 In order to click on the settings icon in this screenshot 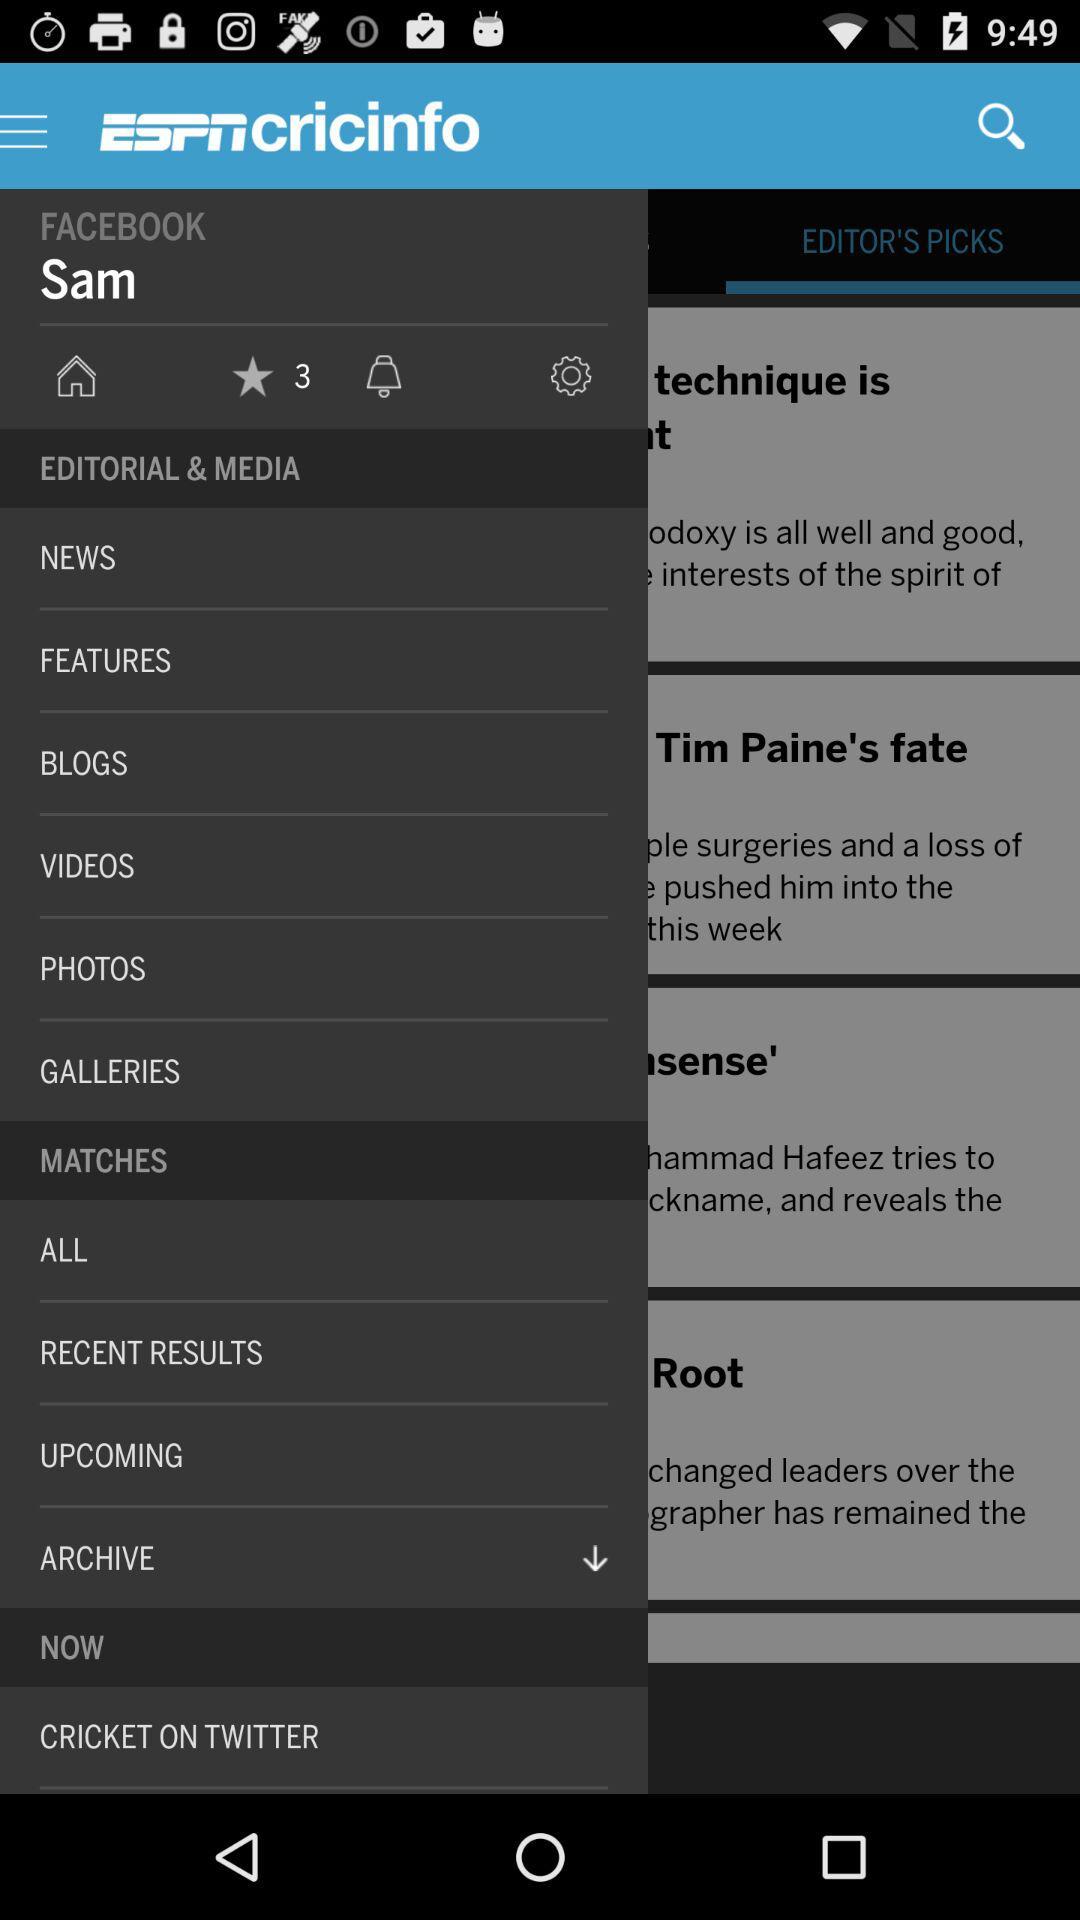, I will do `click(571, 402)`.